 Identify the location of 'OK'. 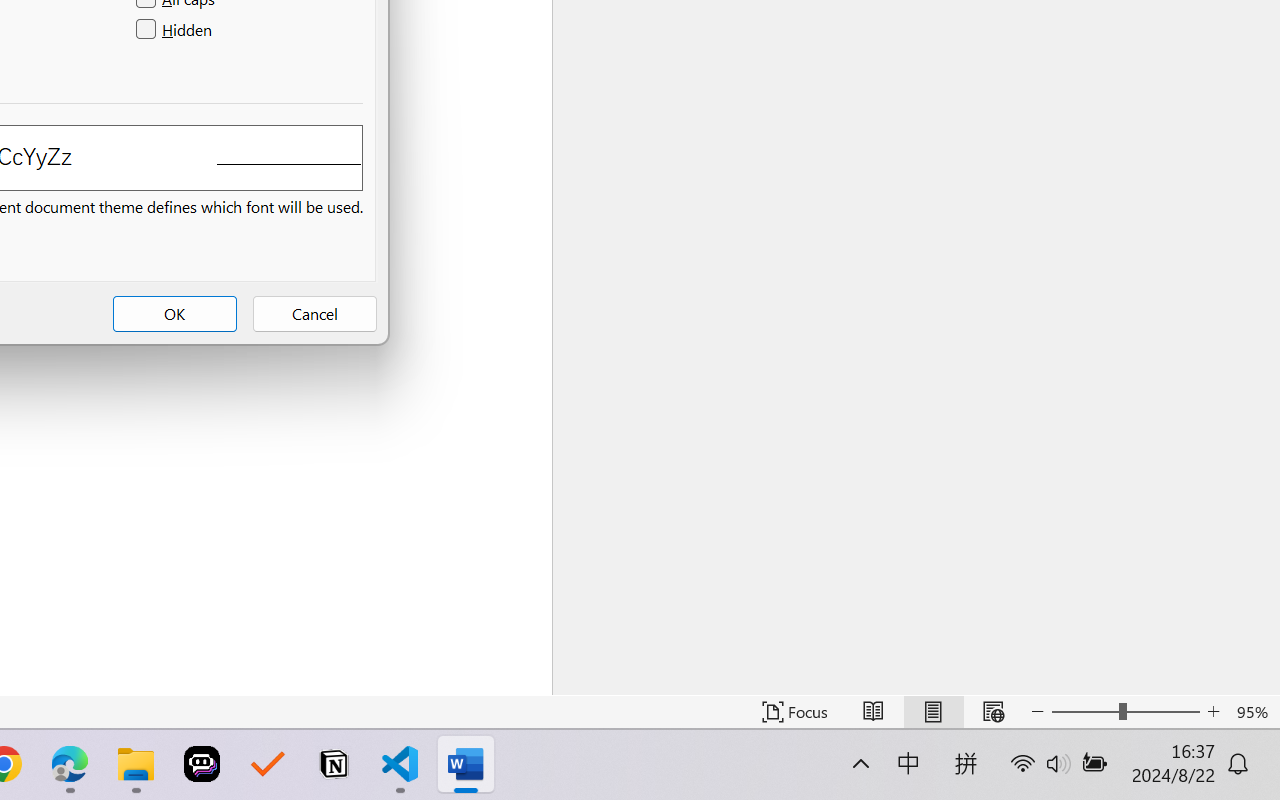
(175, 313).